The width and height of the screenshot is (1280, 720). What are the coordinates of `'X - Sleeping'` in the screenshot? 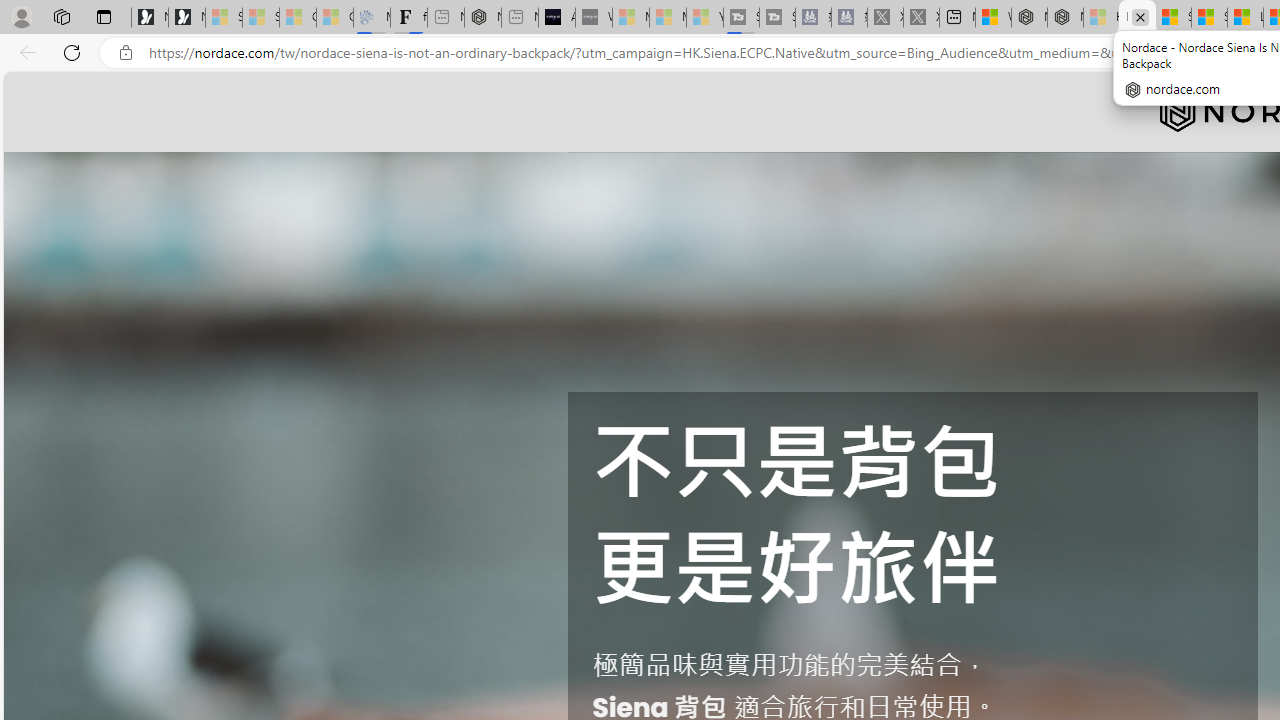 It's located at (920, 17).